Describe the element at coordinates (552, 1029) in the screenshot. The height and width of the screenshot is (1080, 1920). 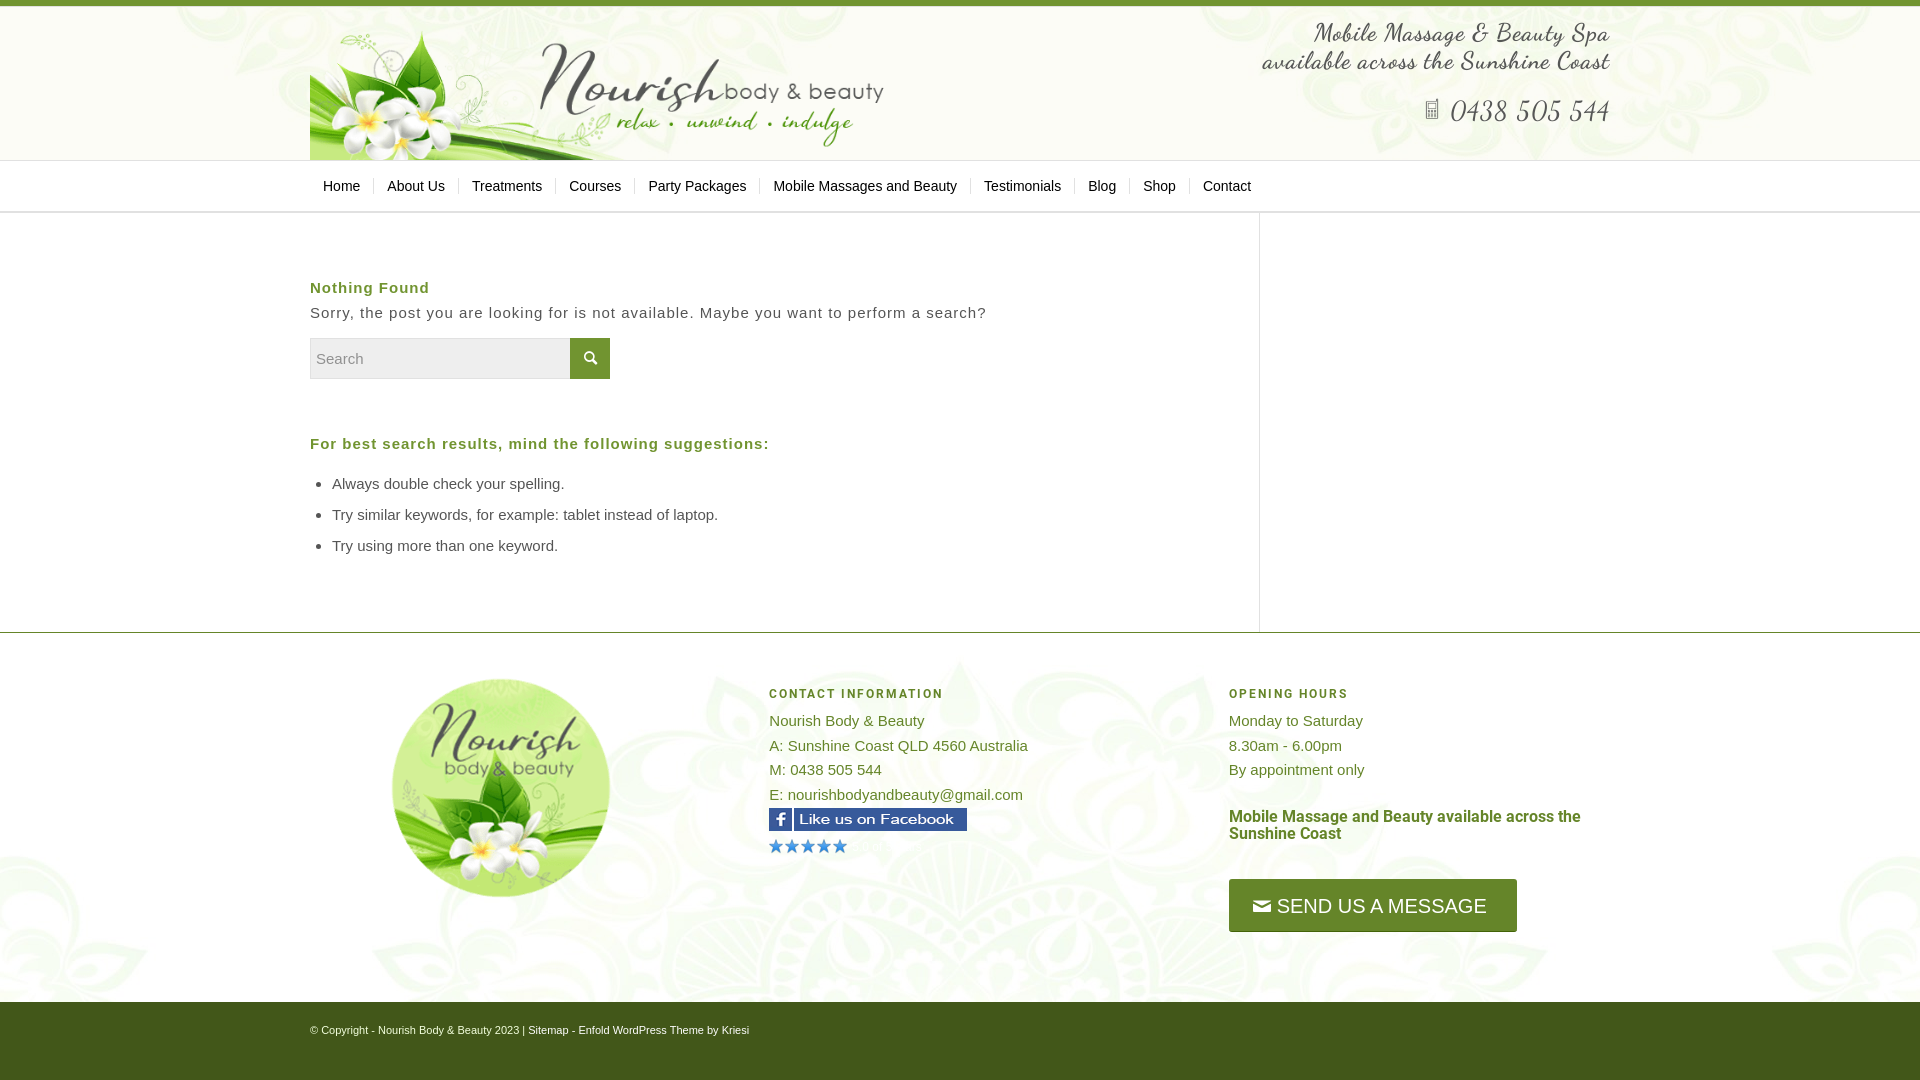
I see `'Sitemap -'` at that location.